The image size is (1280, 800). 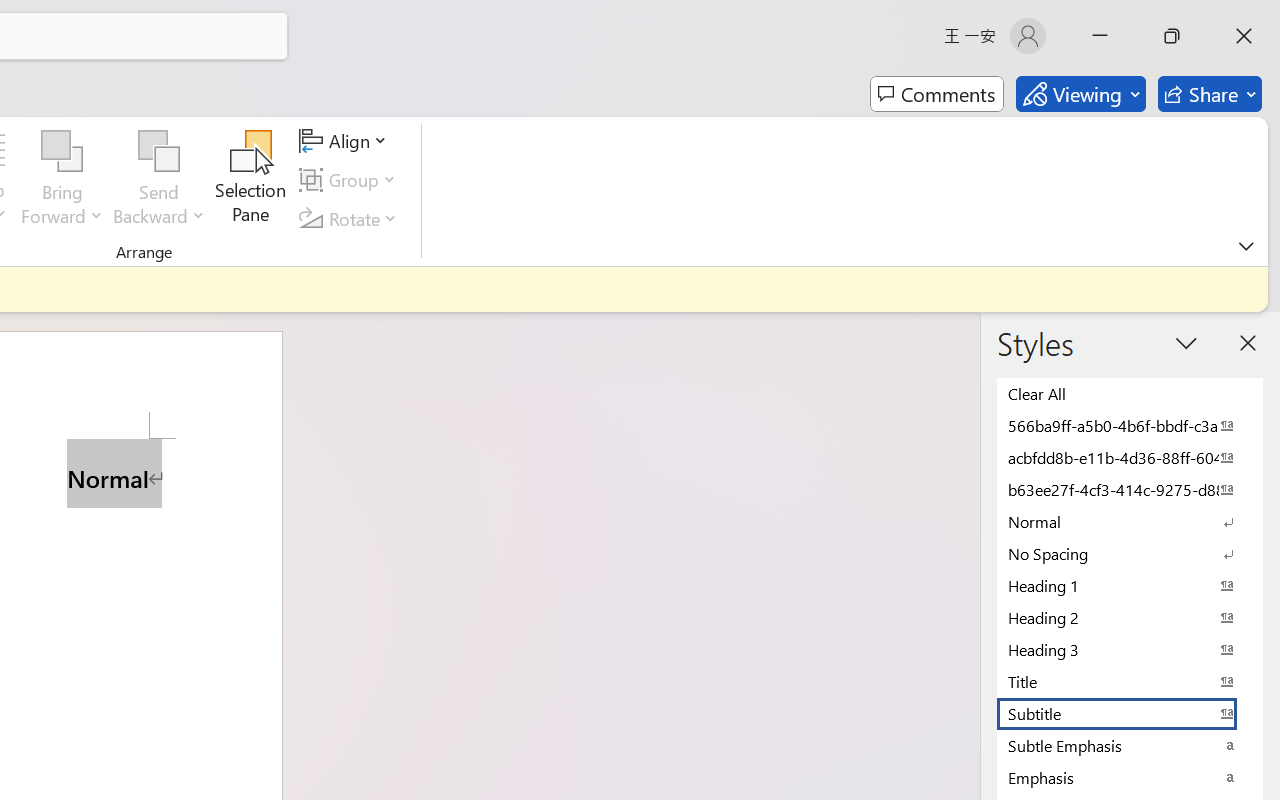 What do you see at coordinates (1130, 553) in the screenshot?
I see `'No Spacing'` at bounding box center [1130, 553].